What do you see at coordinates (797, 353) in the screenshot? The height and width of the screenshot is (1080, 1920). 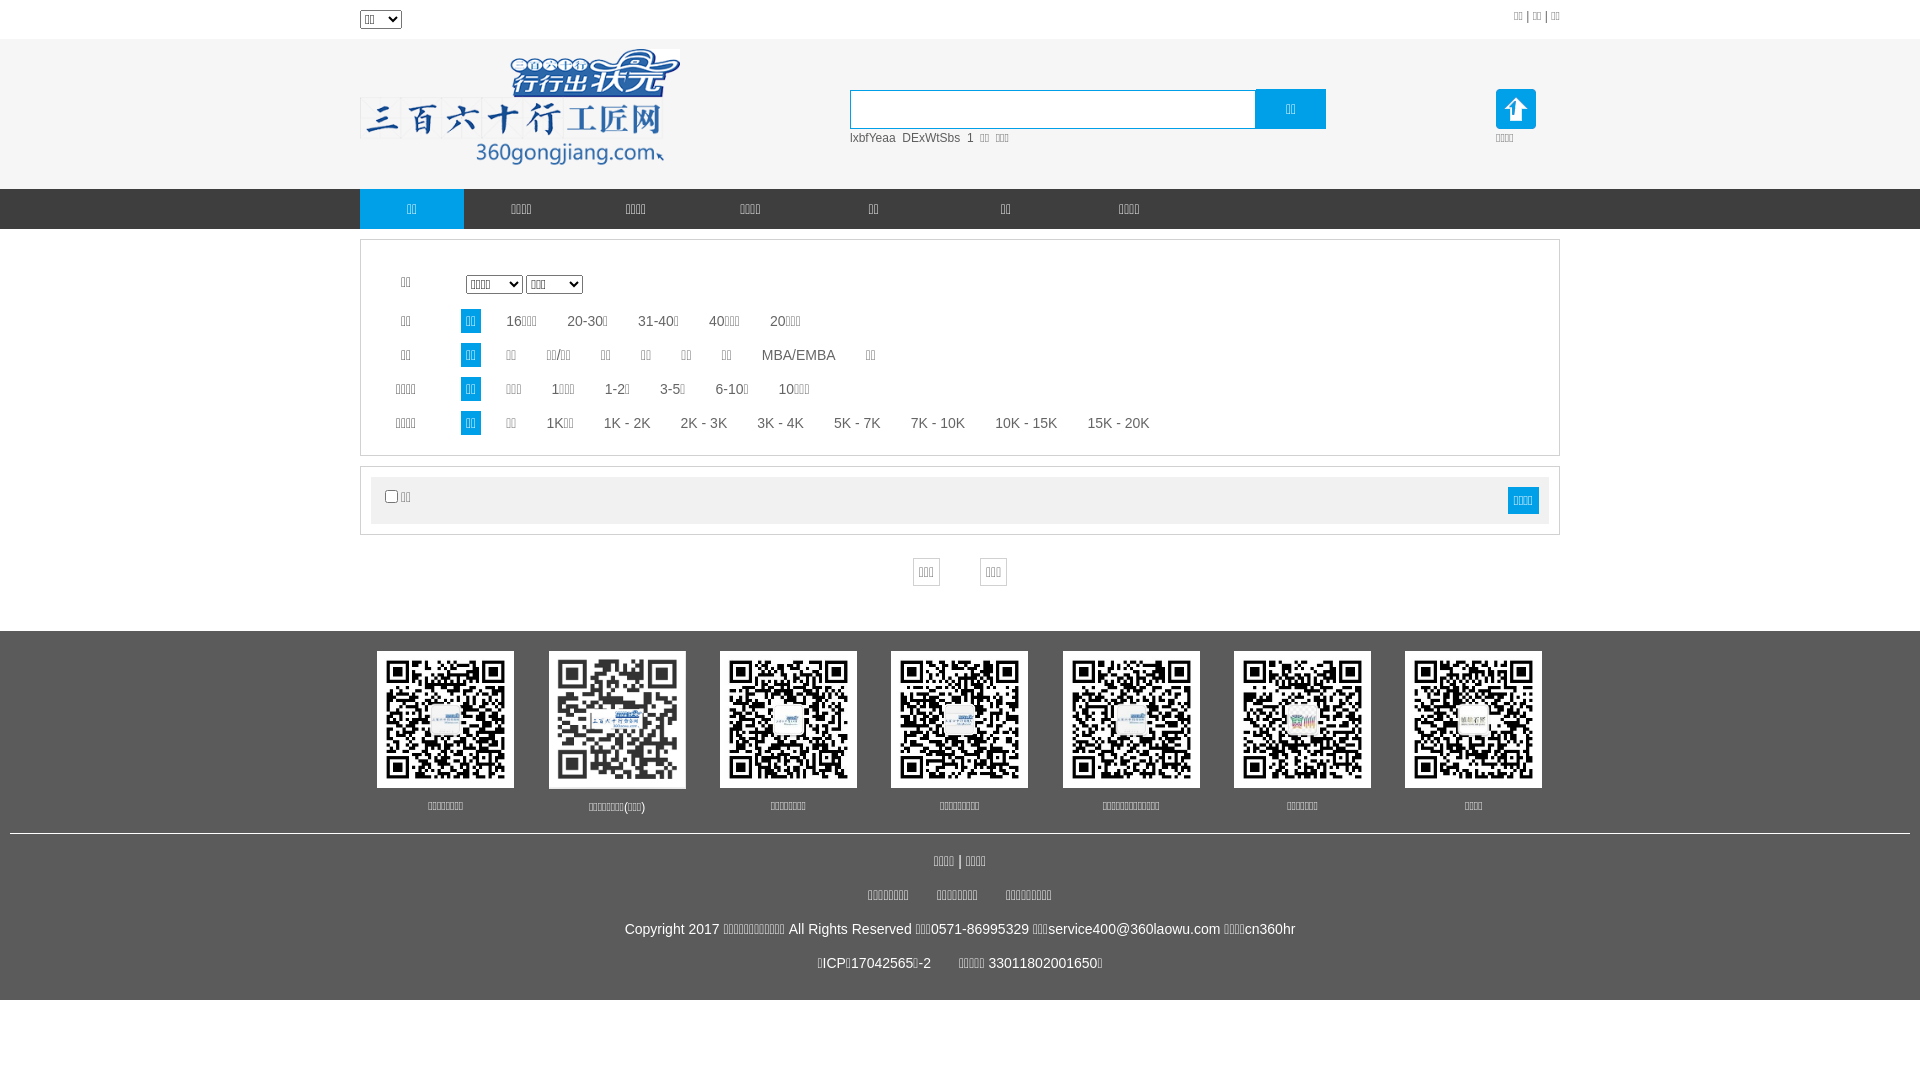 I see `'MBA/EMBA'` at bounding box center [797, 353].